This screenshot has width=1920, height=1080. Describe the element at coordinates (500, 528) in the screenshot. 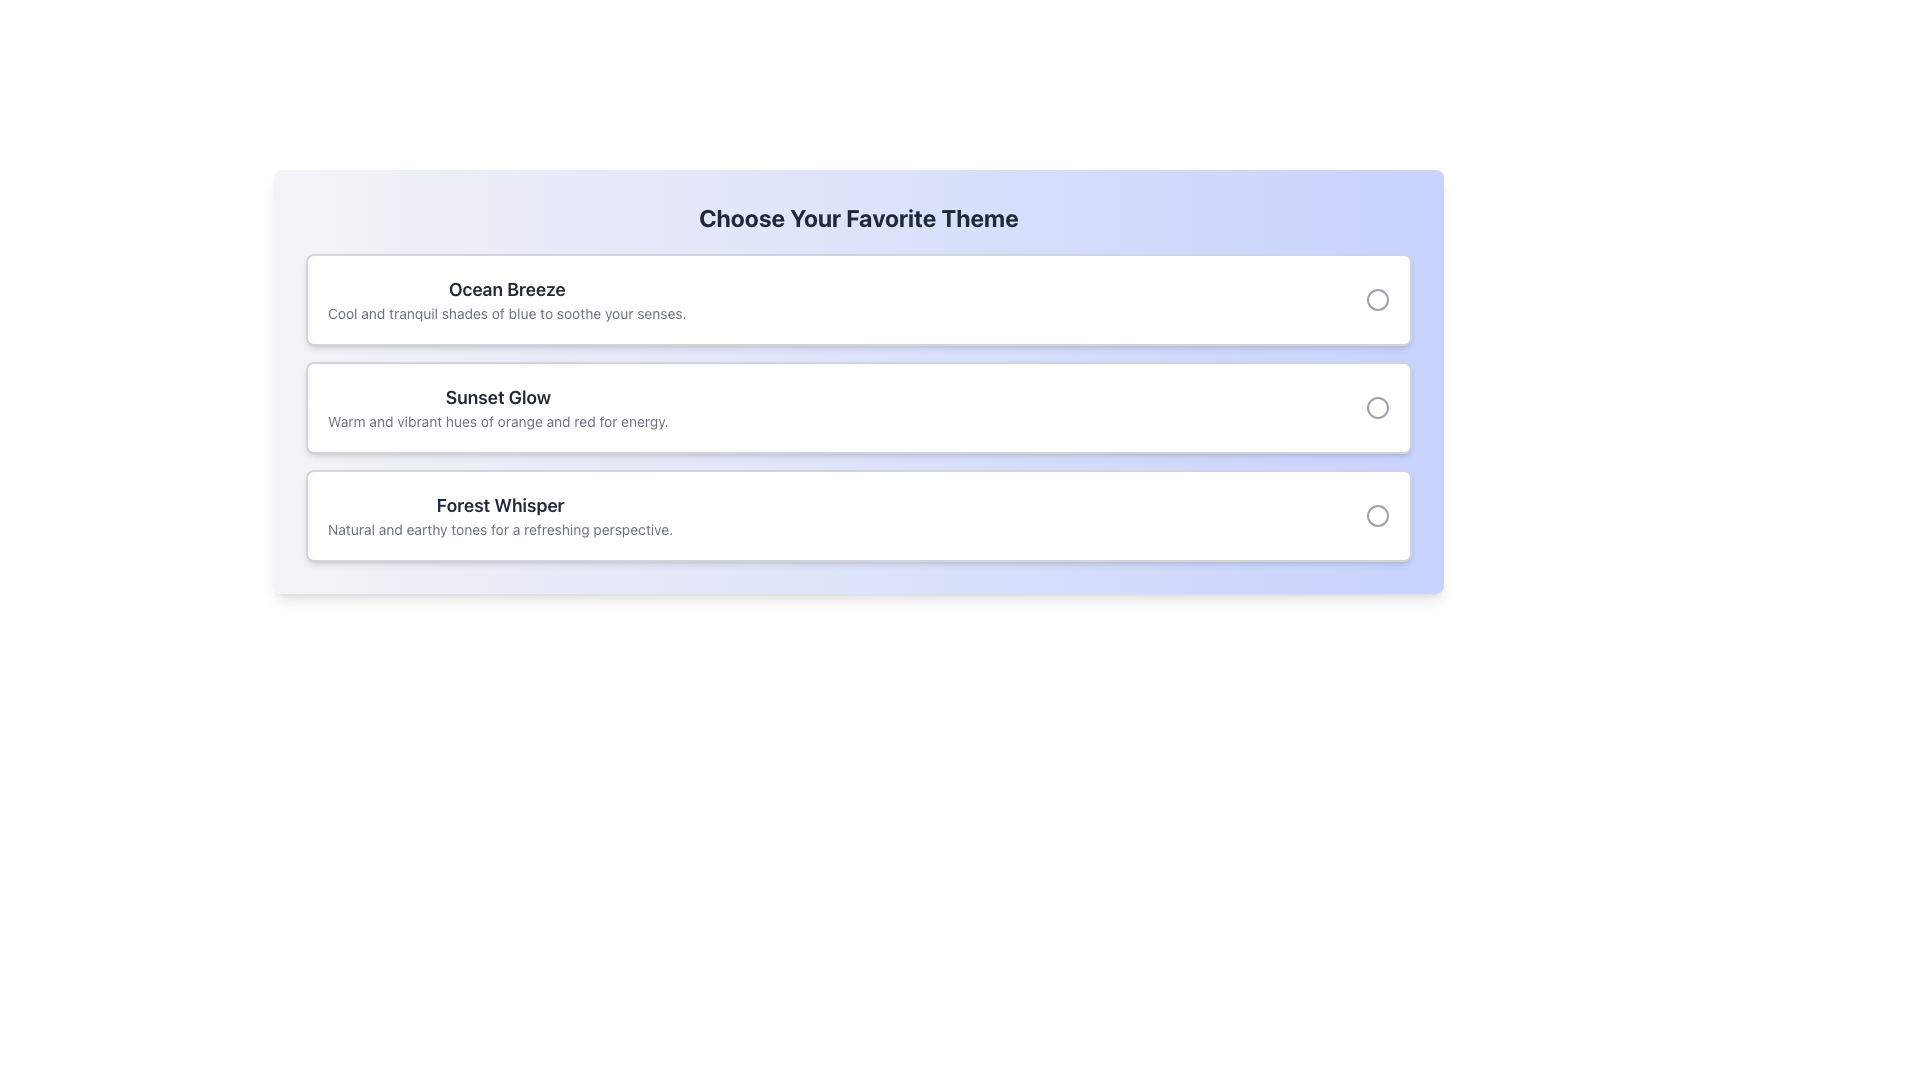

I see `the descriptive text element for the 'Forest Whisper' theme, which is located below the title in the third selectable option of the 'Choose Your Favorite Theme' list` at that location.